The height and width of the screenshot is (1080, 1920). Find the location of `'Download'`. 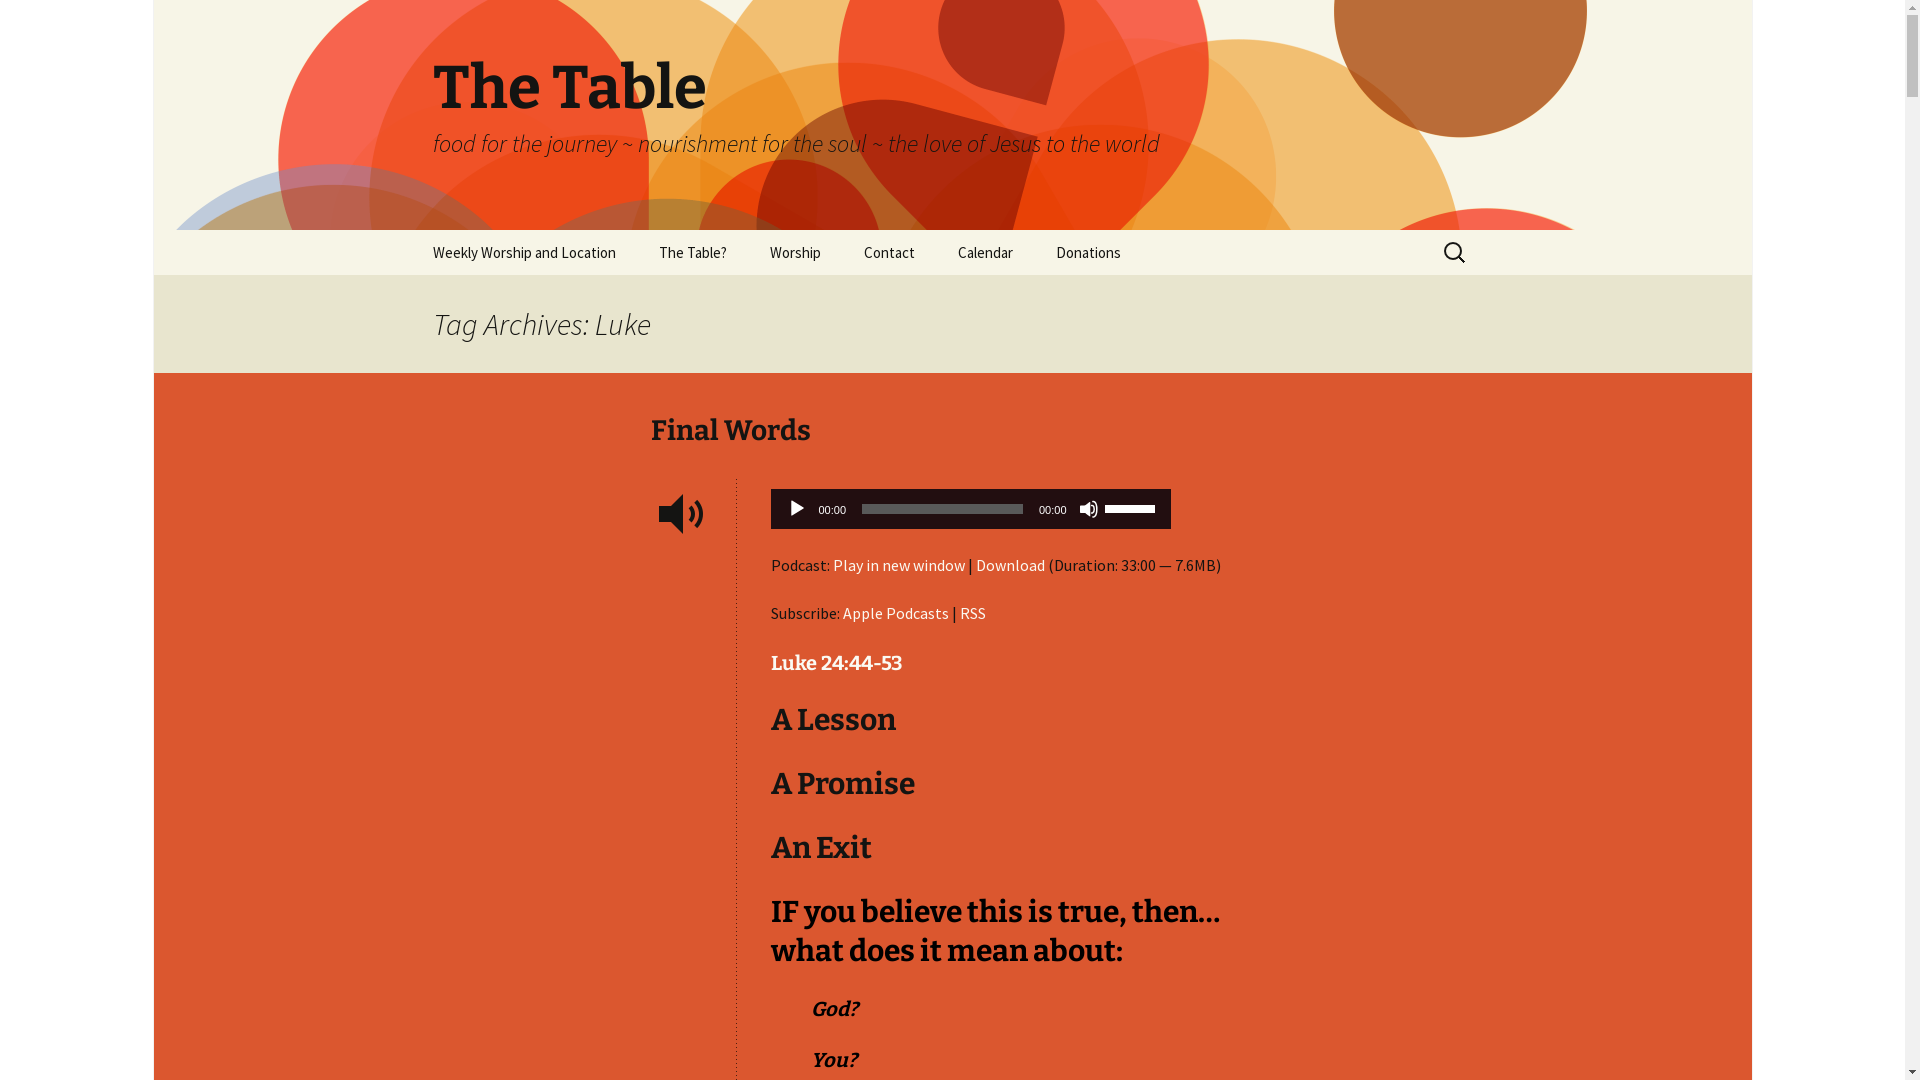

'Download' is located at coordinates (975, 564).